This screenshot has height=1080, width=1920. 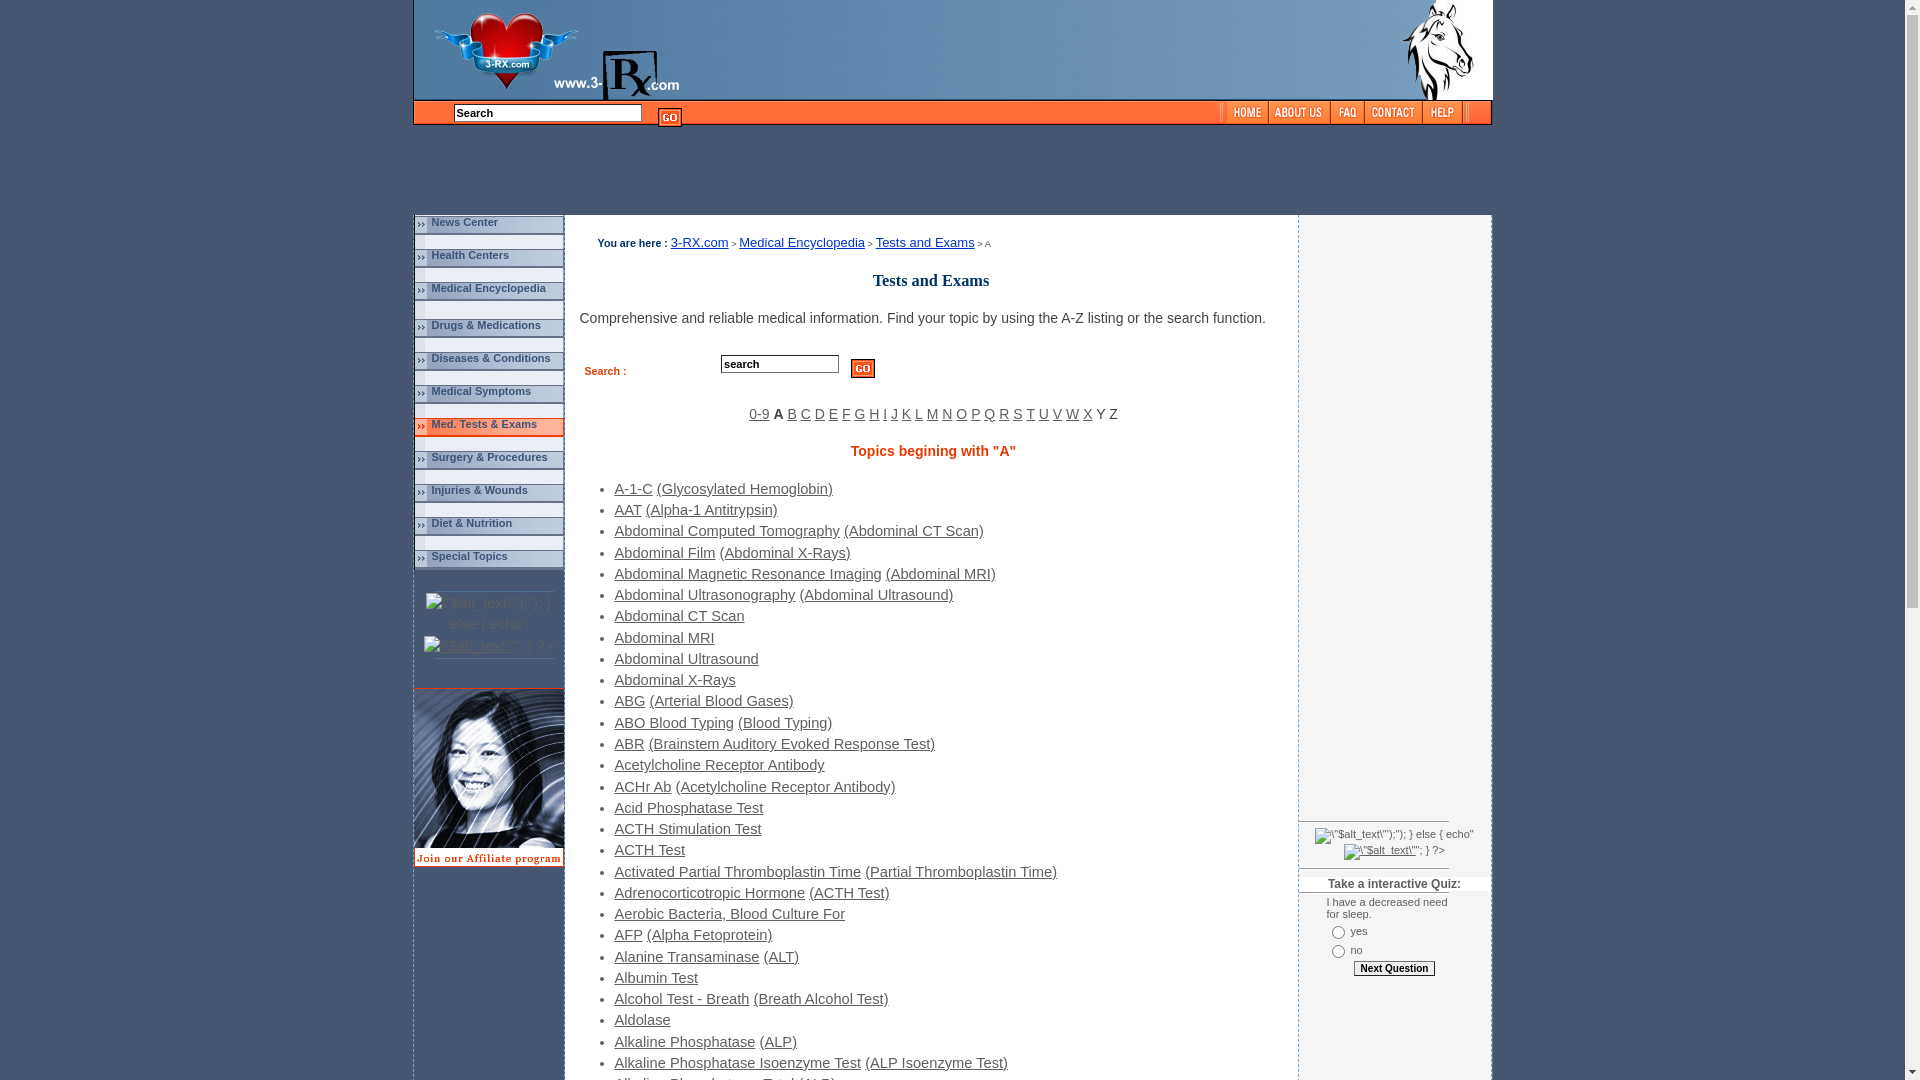 What do you see at coordinates (673, 722) in the screenshot?
I see `'ABO Blood Typing'` at bounding box center [673, 722].